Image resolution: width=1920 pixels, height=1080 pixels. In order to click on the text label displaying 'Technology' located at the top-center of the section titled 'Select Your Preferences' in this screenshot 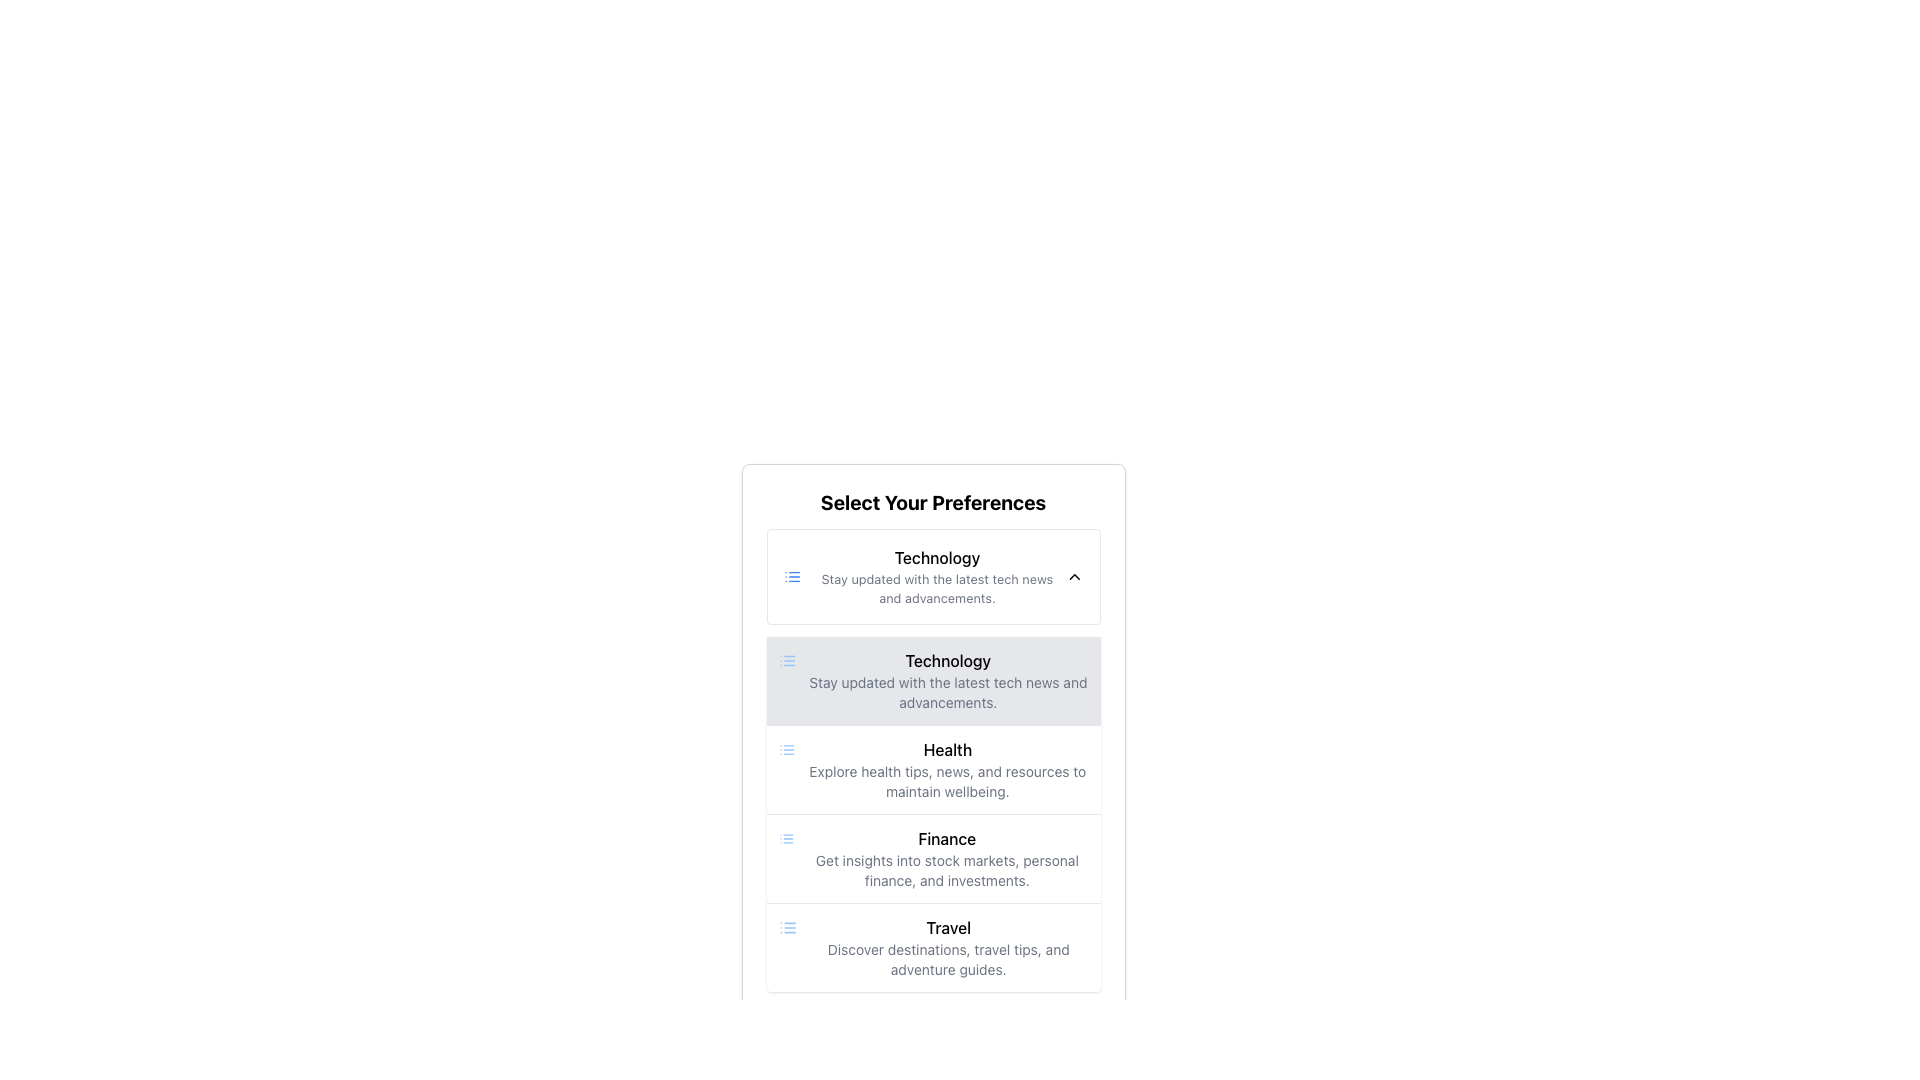, I will do `click(936, 558)`.